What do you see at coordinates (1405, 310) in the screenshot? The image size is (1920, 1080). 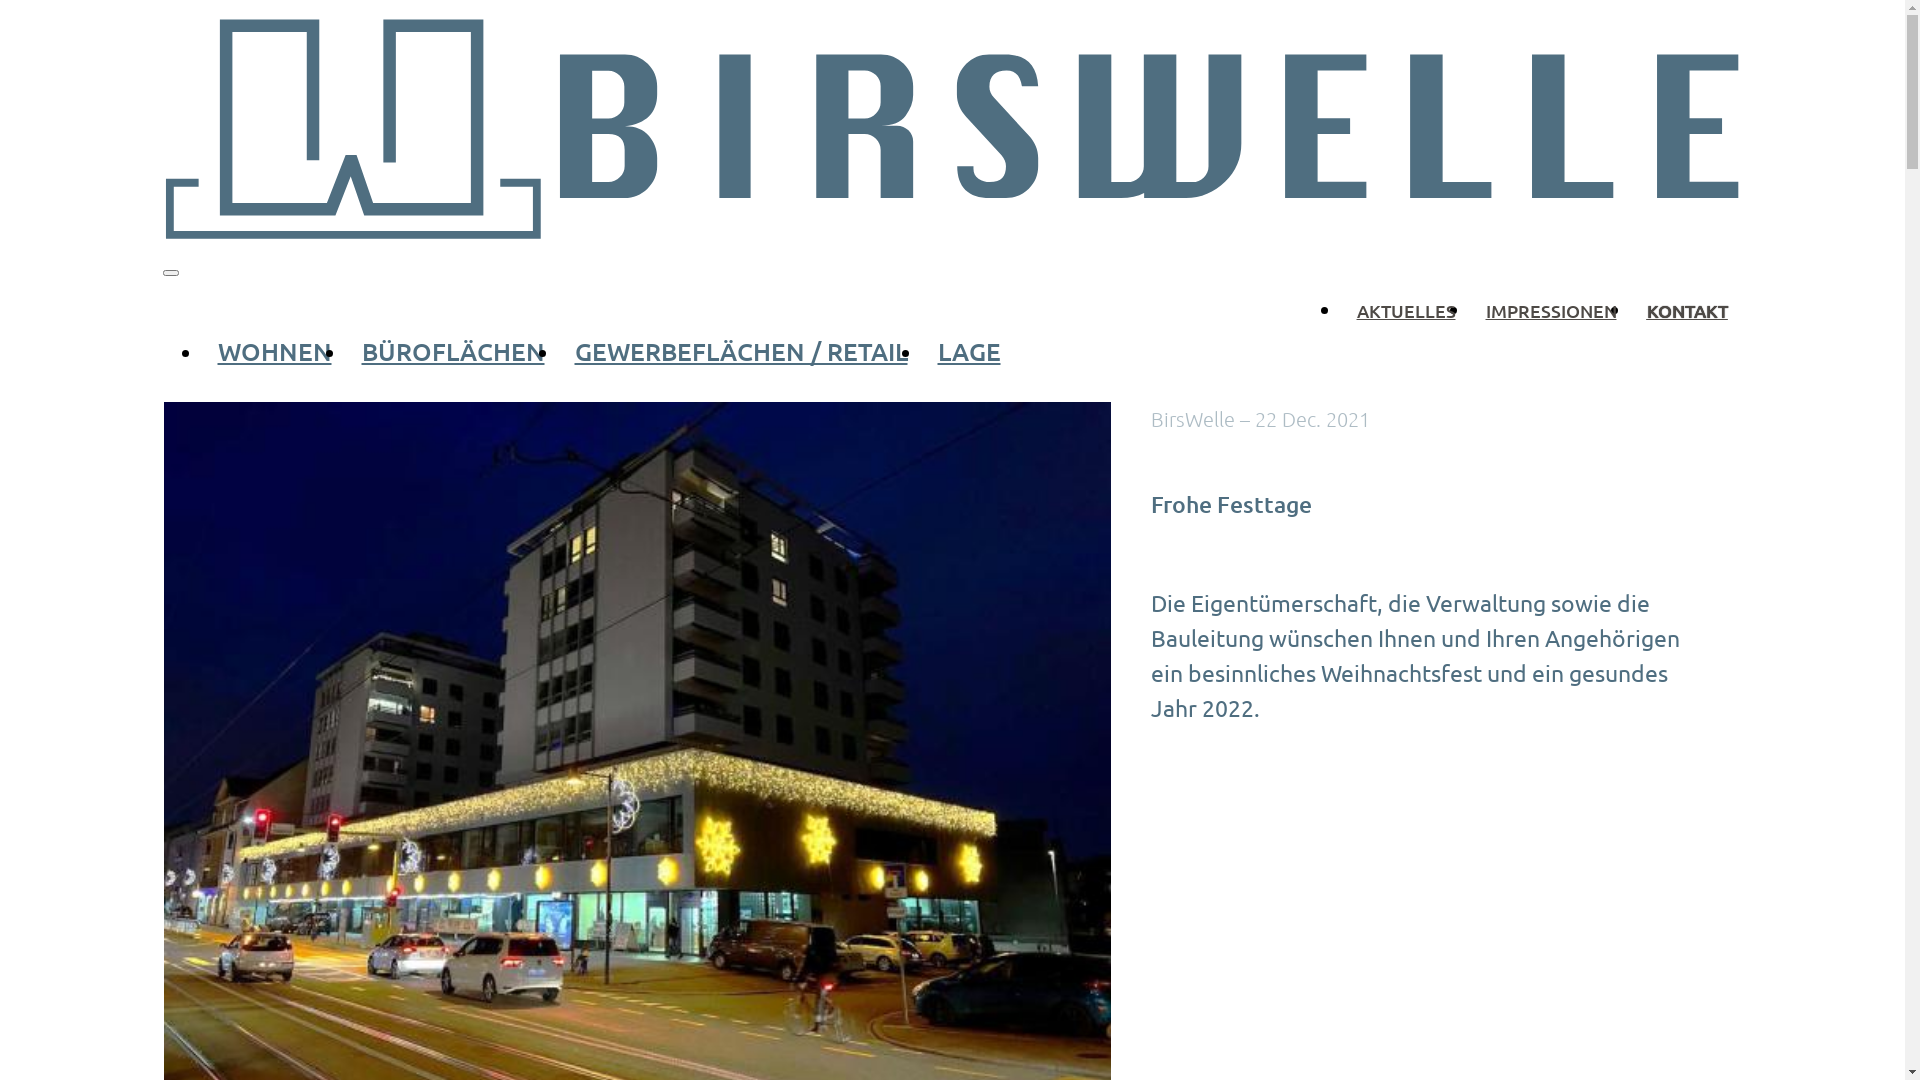 I see `'AKTUELLES'` at bounding box center [1405, 310].